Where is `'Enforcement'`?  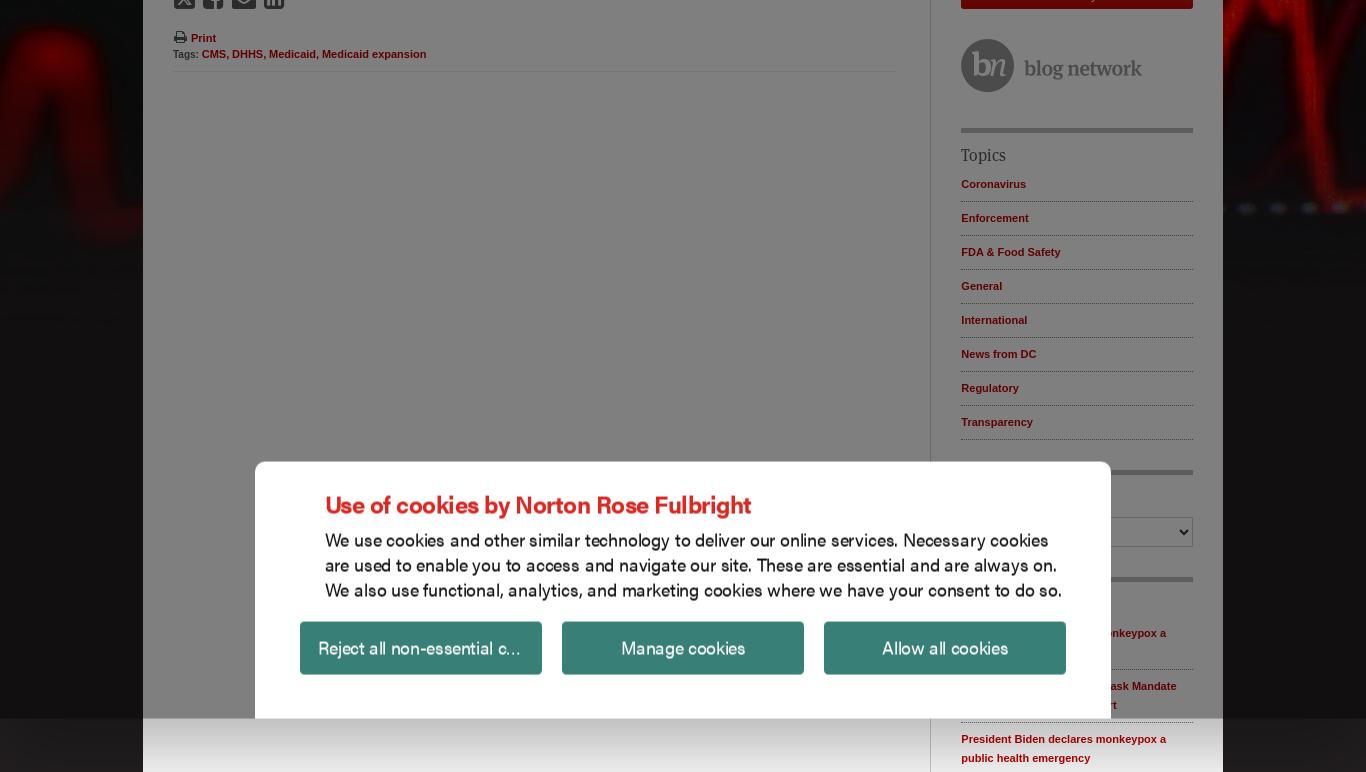 'Enforcement' is located at coordinates (960, 217).